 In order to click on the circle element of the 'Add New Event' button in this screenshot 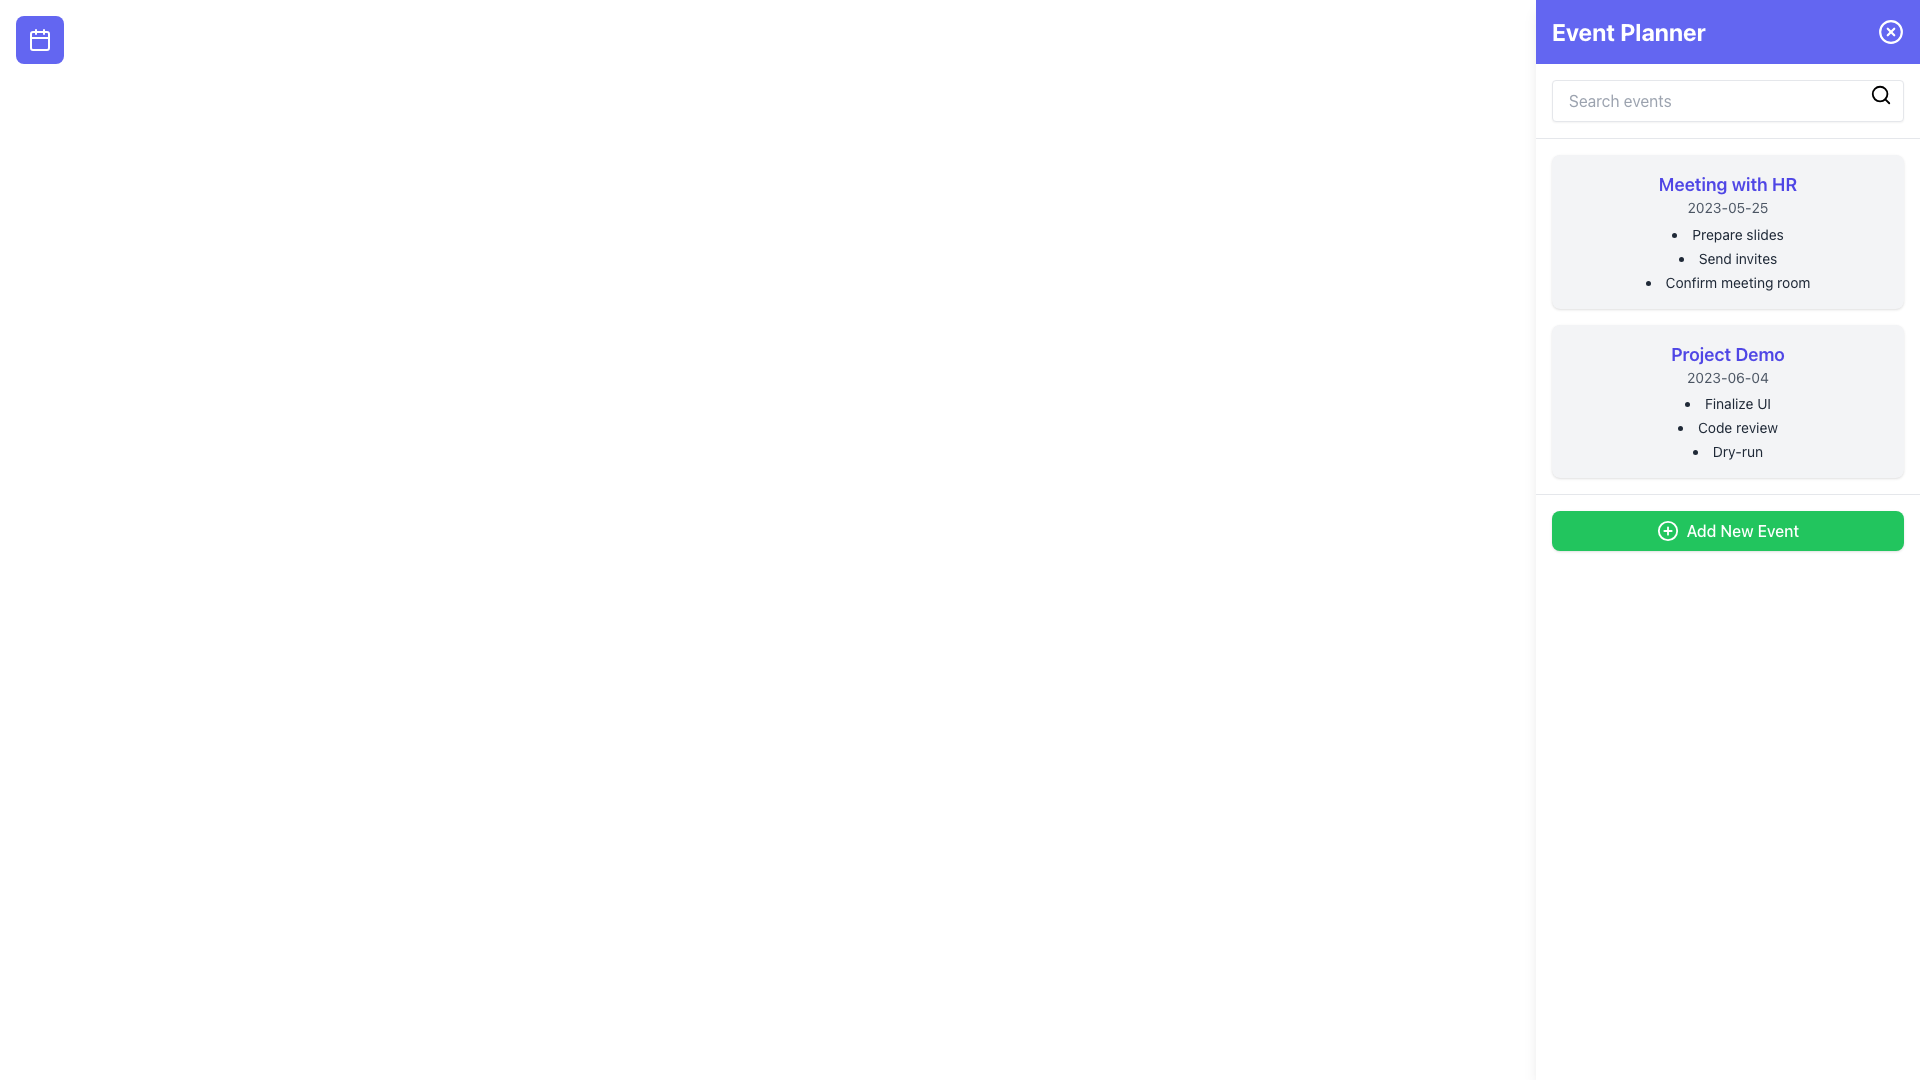, I will do `click(1667, 530)`.